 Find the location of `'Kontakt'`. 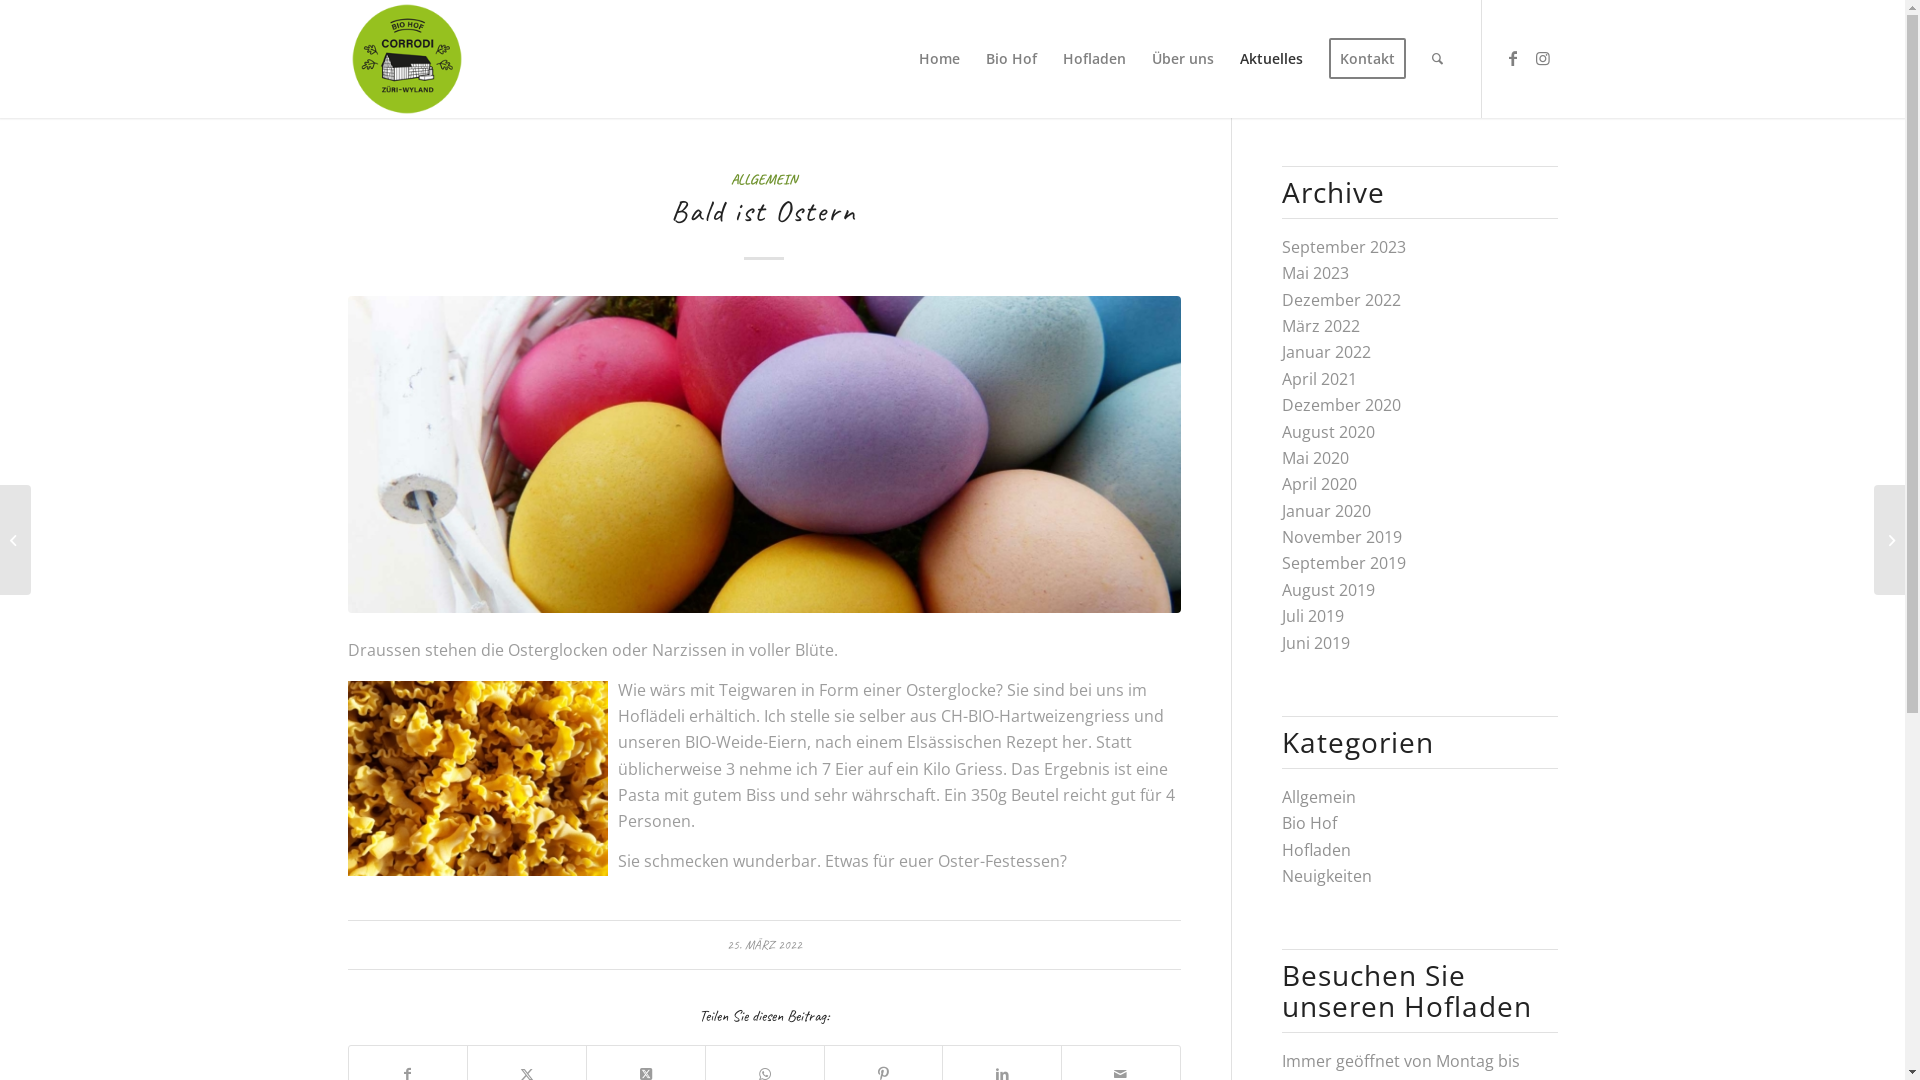

'Kontakt' is located at coordinates (1366, 57).